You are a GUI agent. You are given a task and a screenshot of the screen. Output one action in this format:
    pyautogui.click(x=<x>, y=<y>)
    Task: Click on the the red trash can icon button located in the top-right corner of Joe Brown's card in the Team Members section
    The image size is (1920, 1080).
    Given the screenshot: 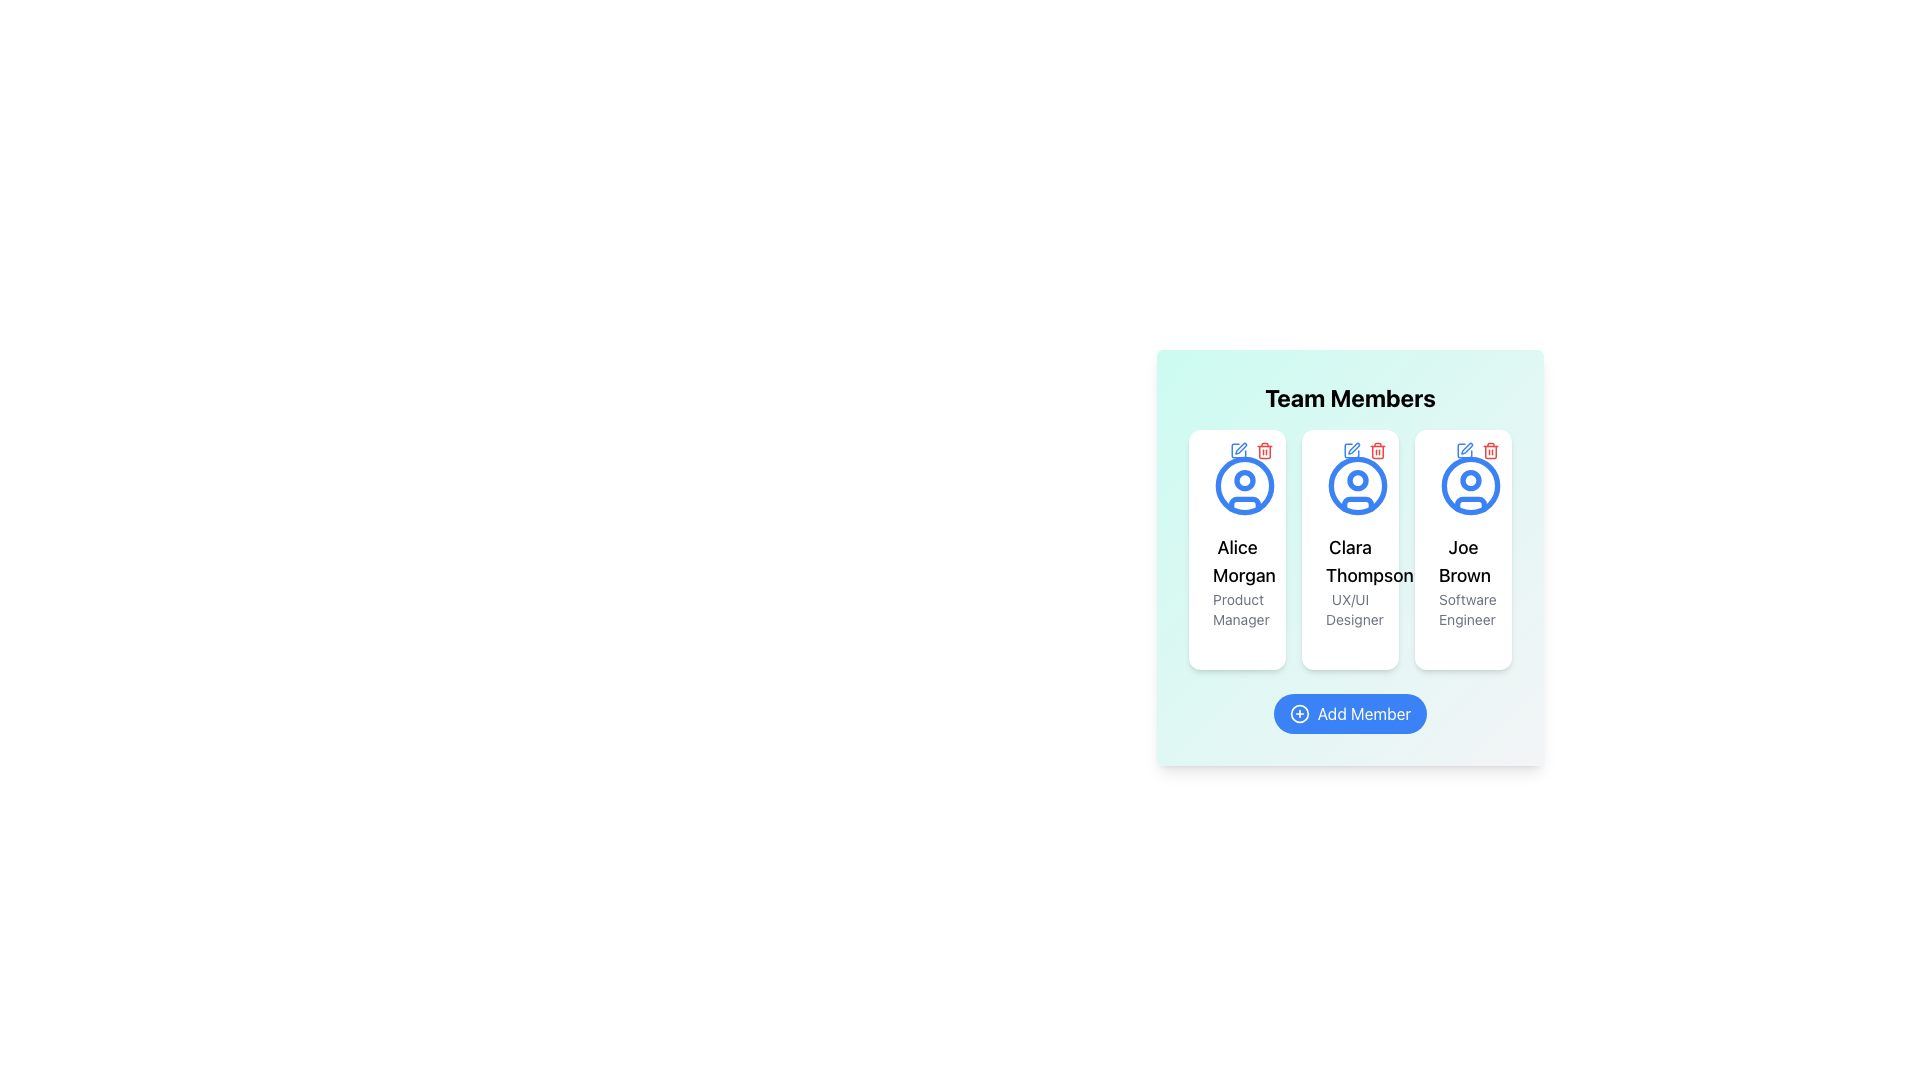 What is the action you would take?
    pyautogui.click(x=1491, y=451)
    